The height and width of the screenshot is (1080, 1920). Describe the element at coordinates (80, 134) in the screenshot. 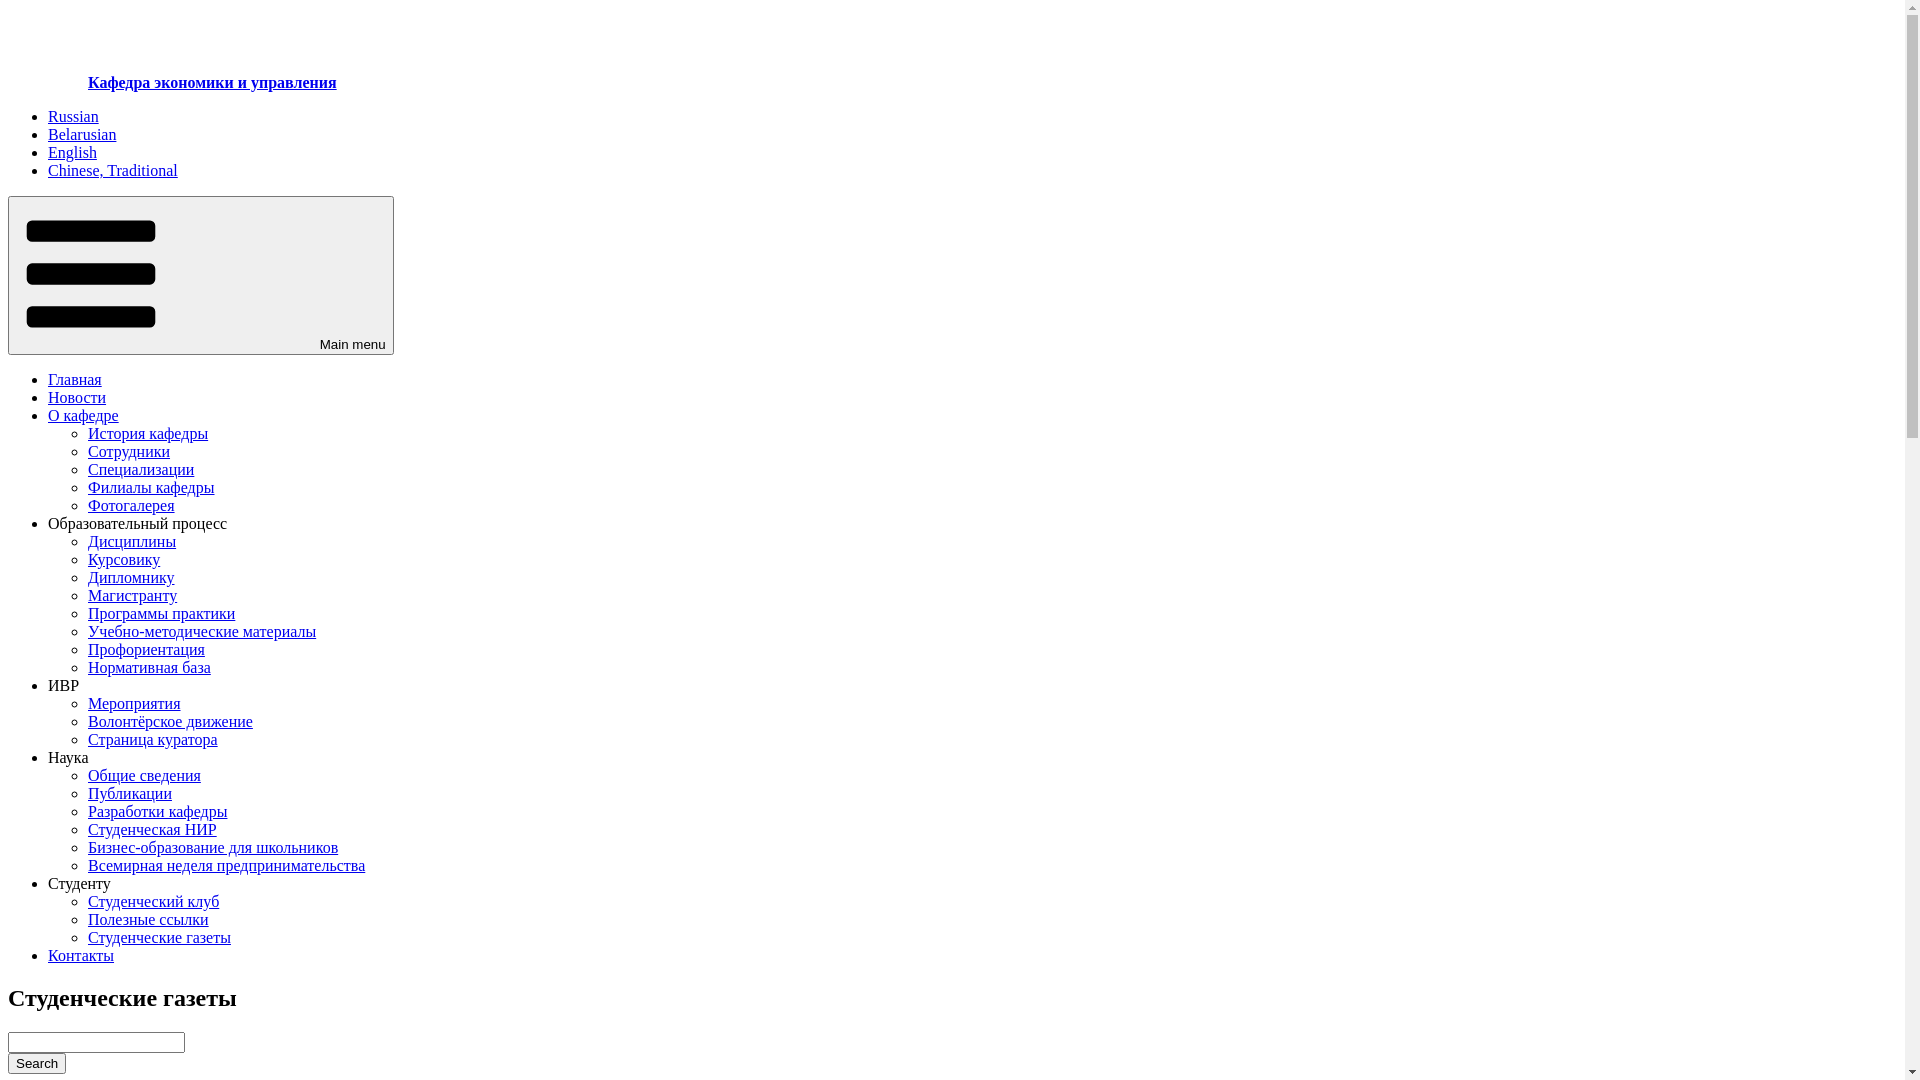

I see `'Belarusian'` at that location.